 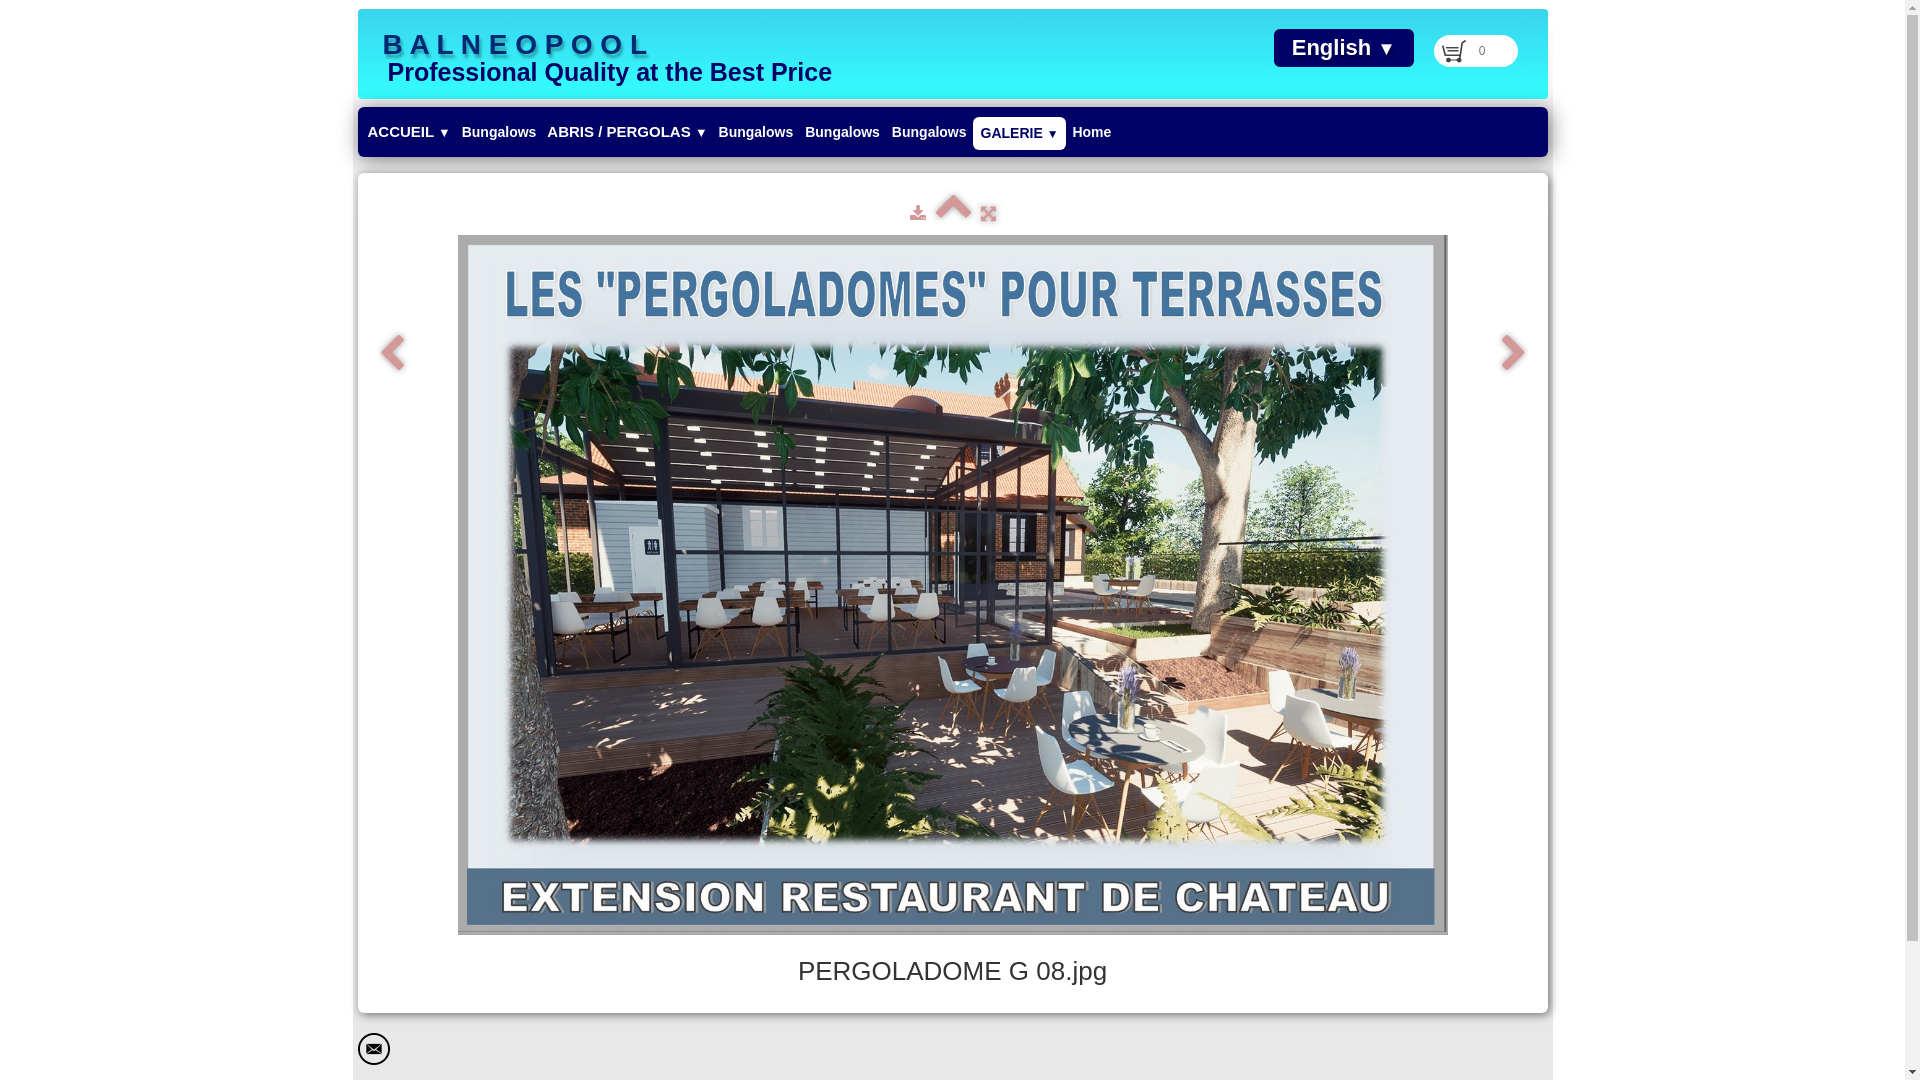 I want to click on 'Download', so click(x=916, y=213).